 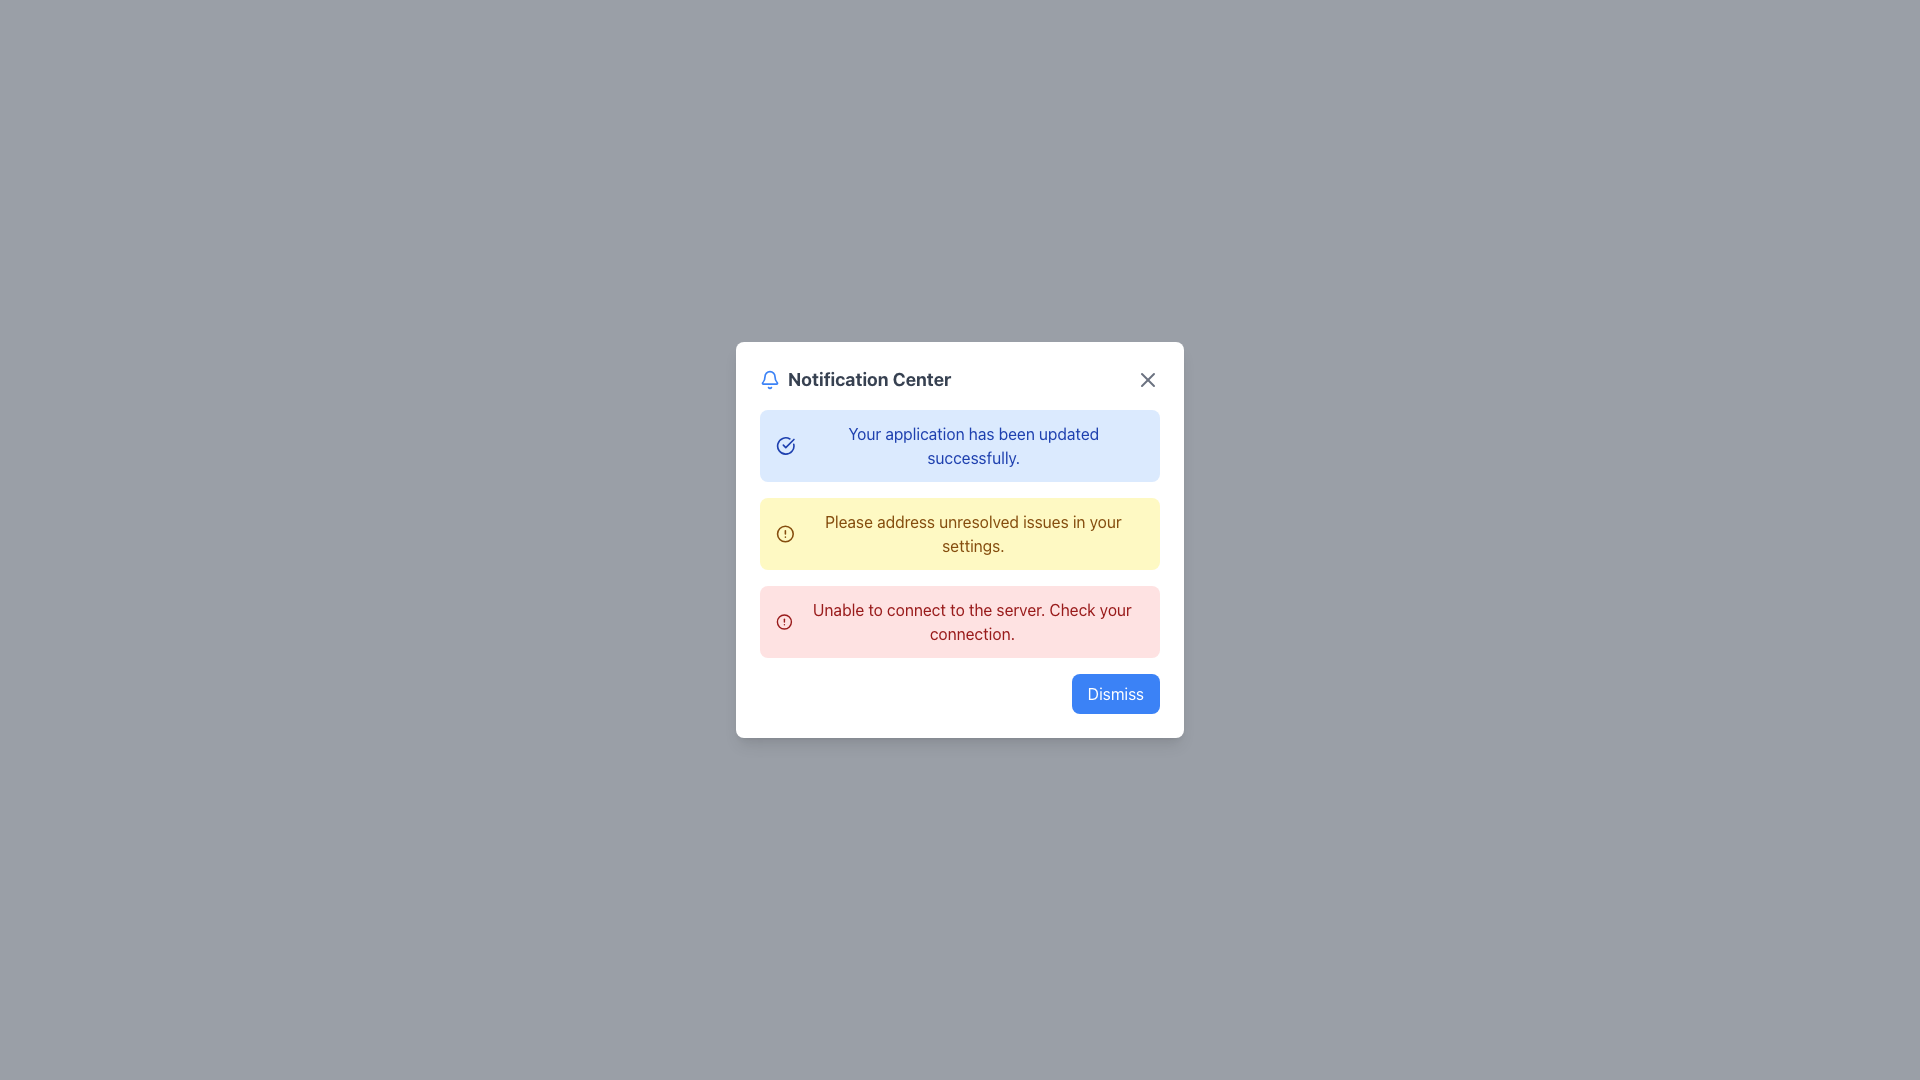 What do you see at coordinates (783, 620) in the screenshot?
I see `the alert icon in the third notification entry with a red background, indicating 'Unable to connect to the server. Check your connection.'` at bounding box center [783, 620].